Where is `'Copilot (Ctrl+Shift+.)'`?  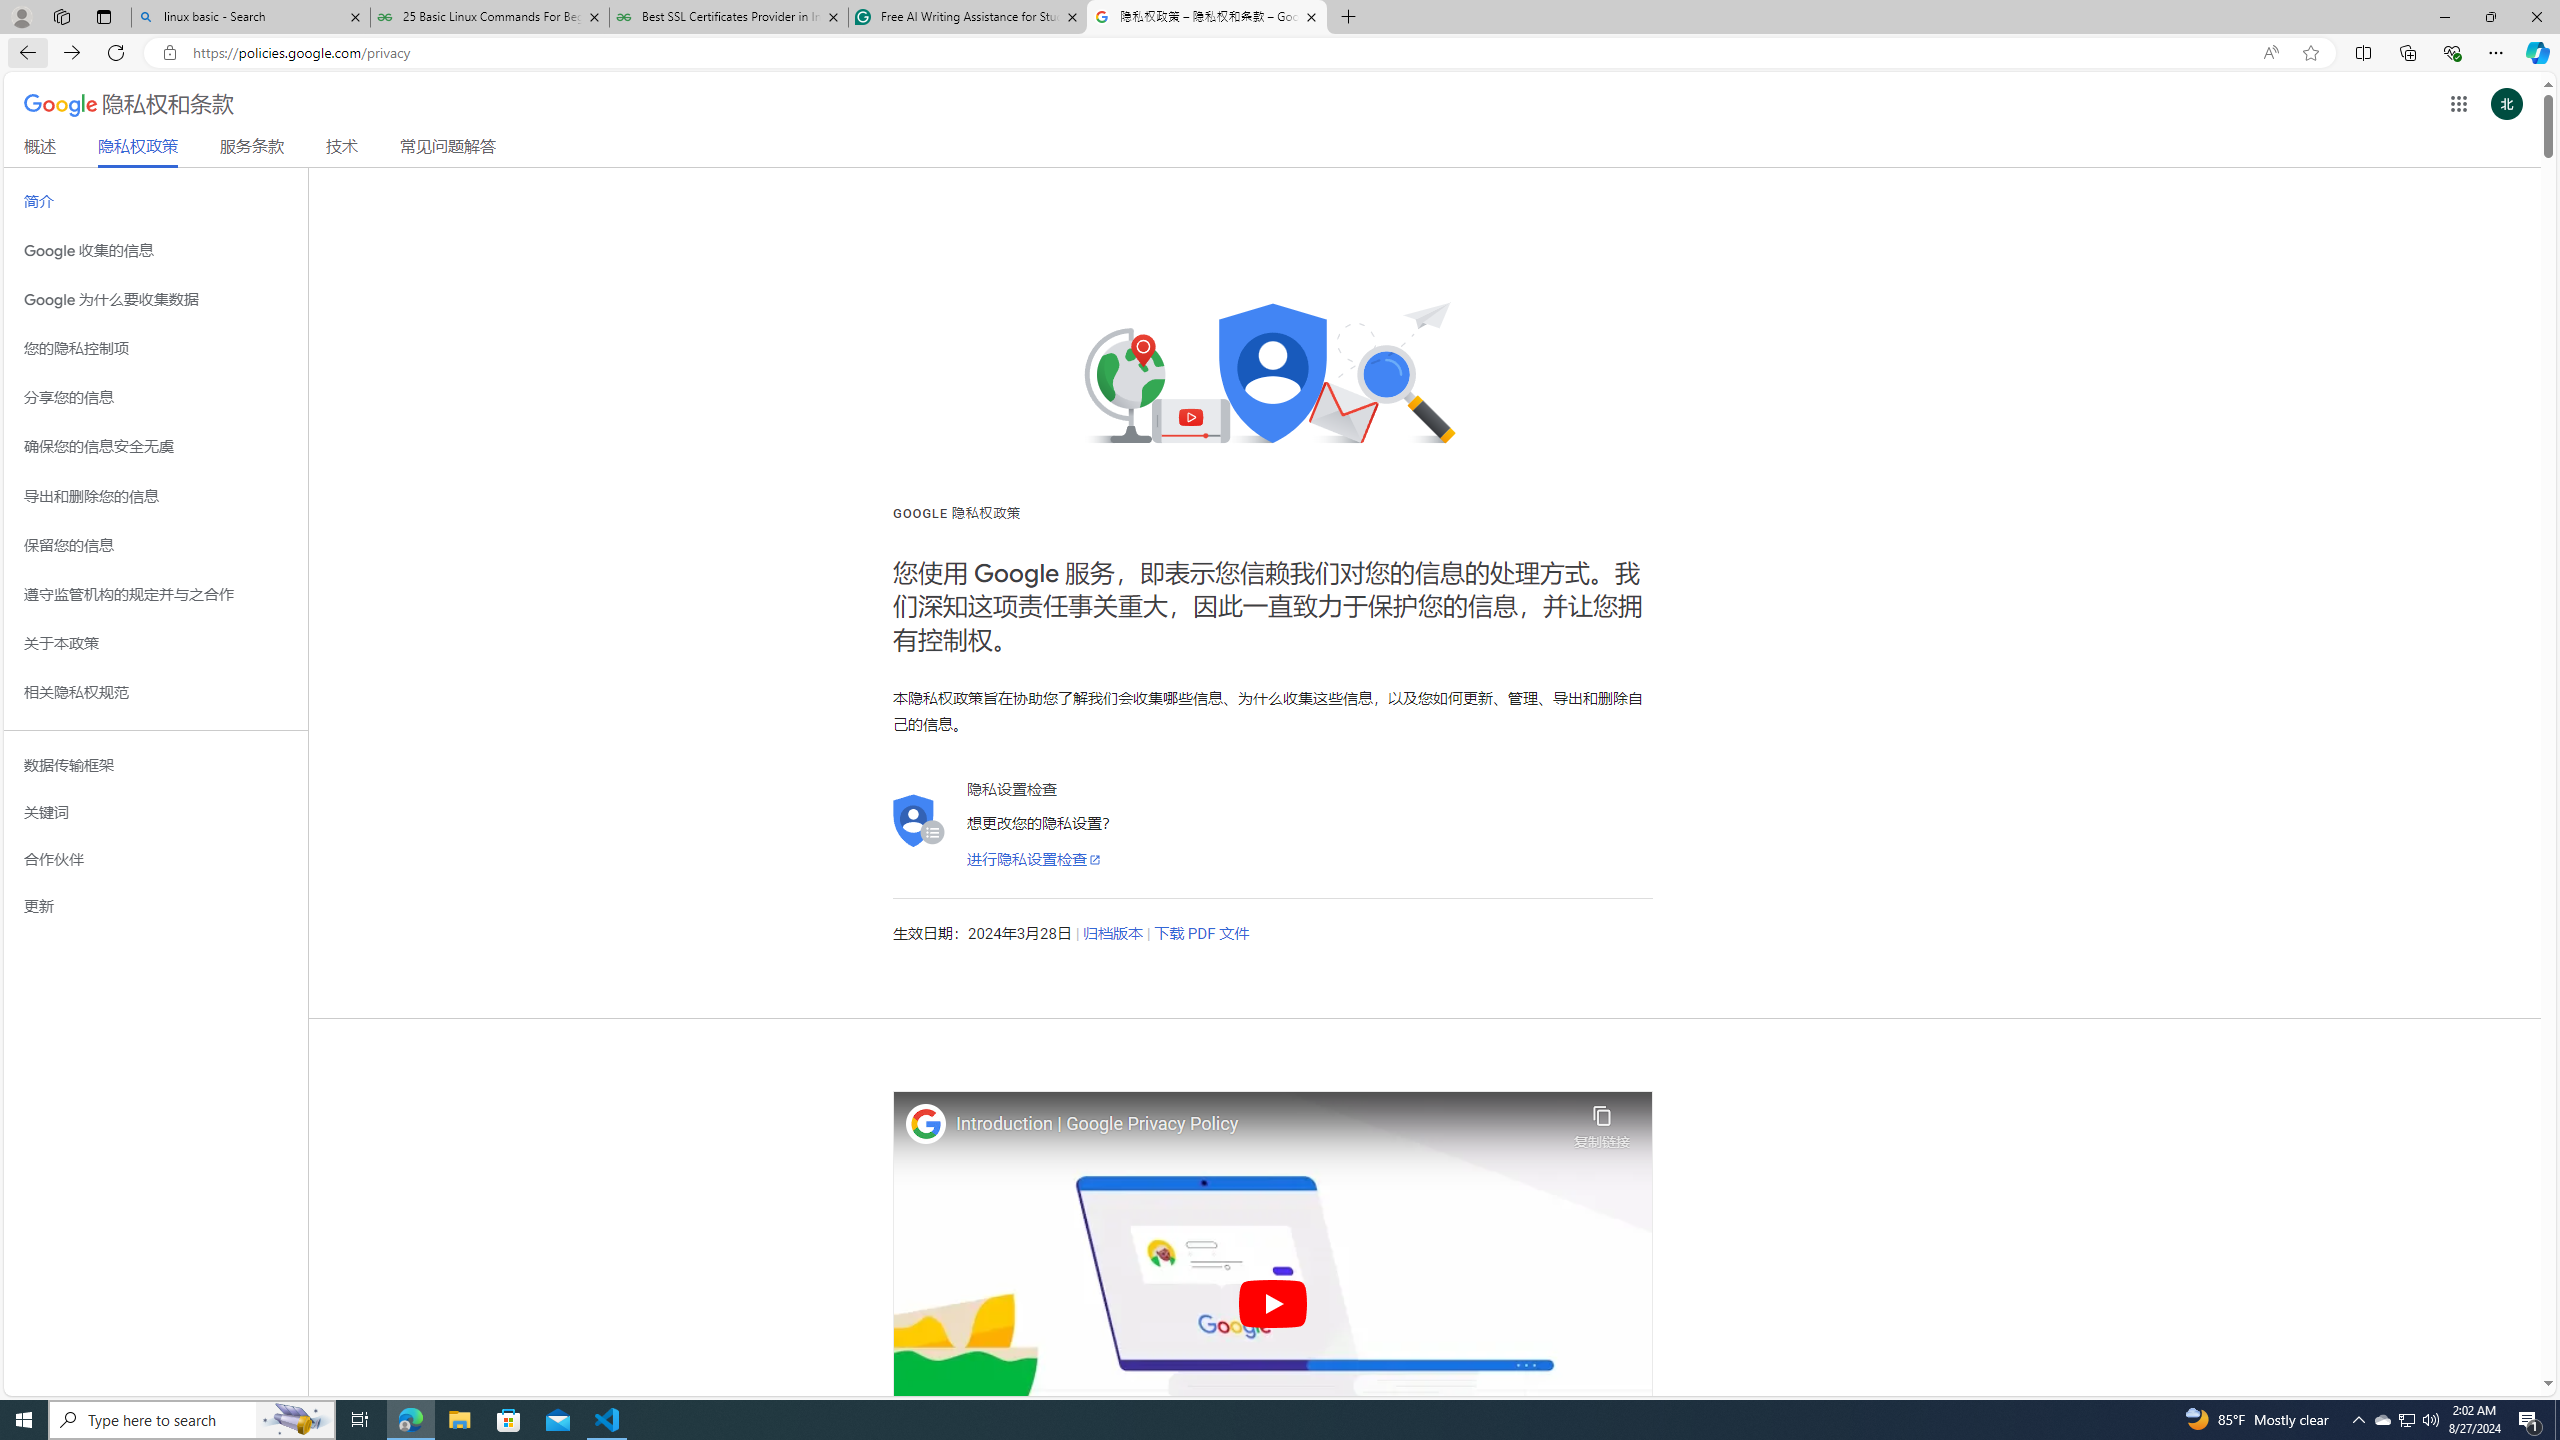
'Copilot (Ctrl+Shift+.)' is located at coordinates (2535, 51).